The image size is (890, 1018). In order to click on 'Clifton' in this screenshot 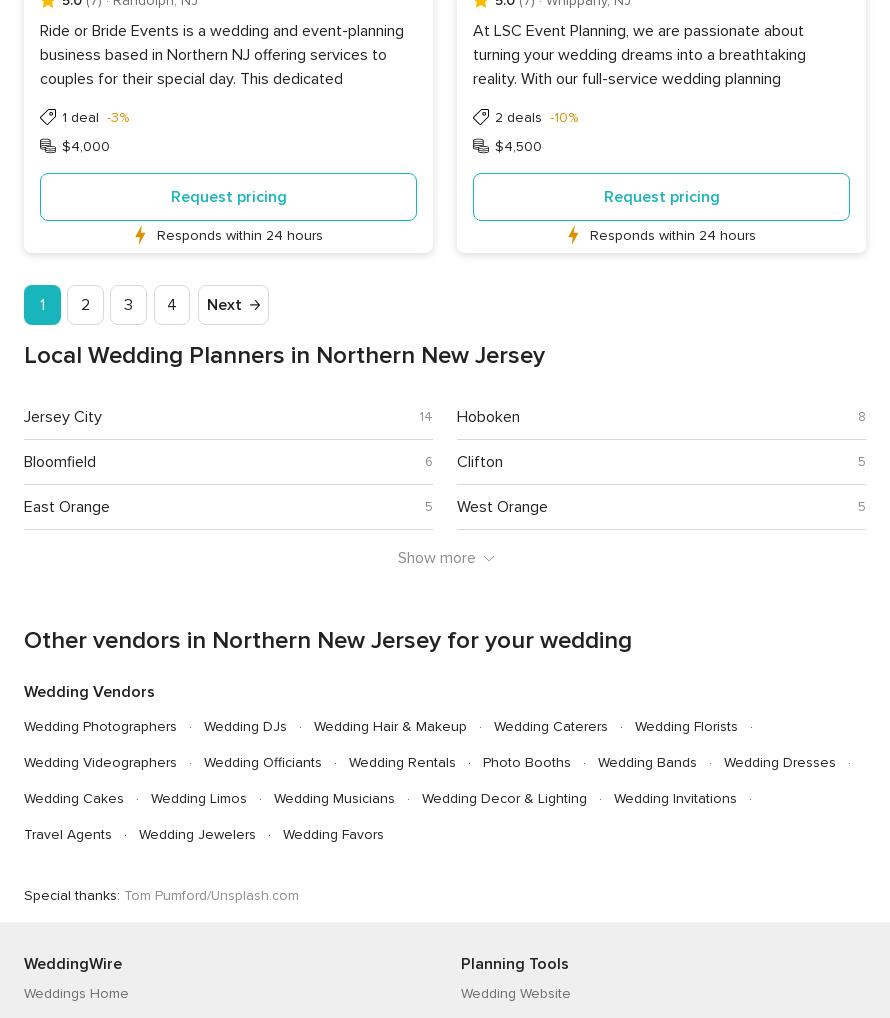, I will do `click(479, 460)`.